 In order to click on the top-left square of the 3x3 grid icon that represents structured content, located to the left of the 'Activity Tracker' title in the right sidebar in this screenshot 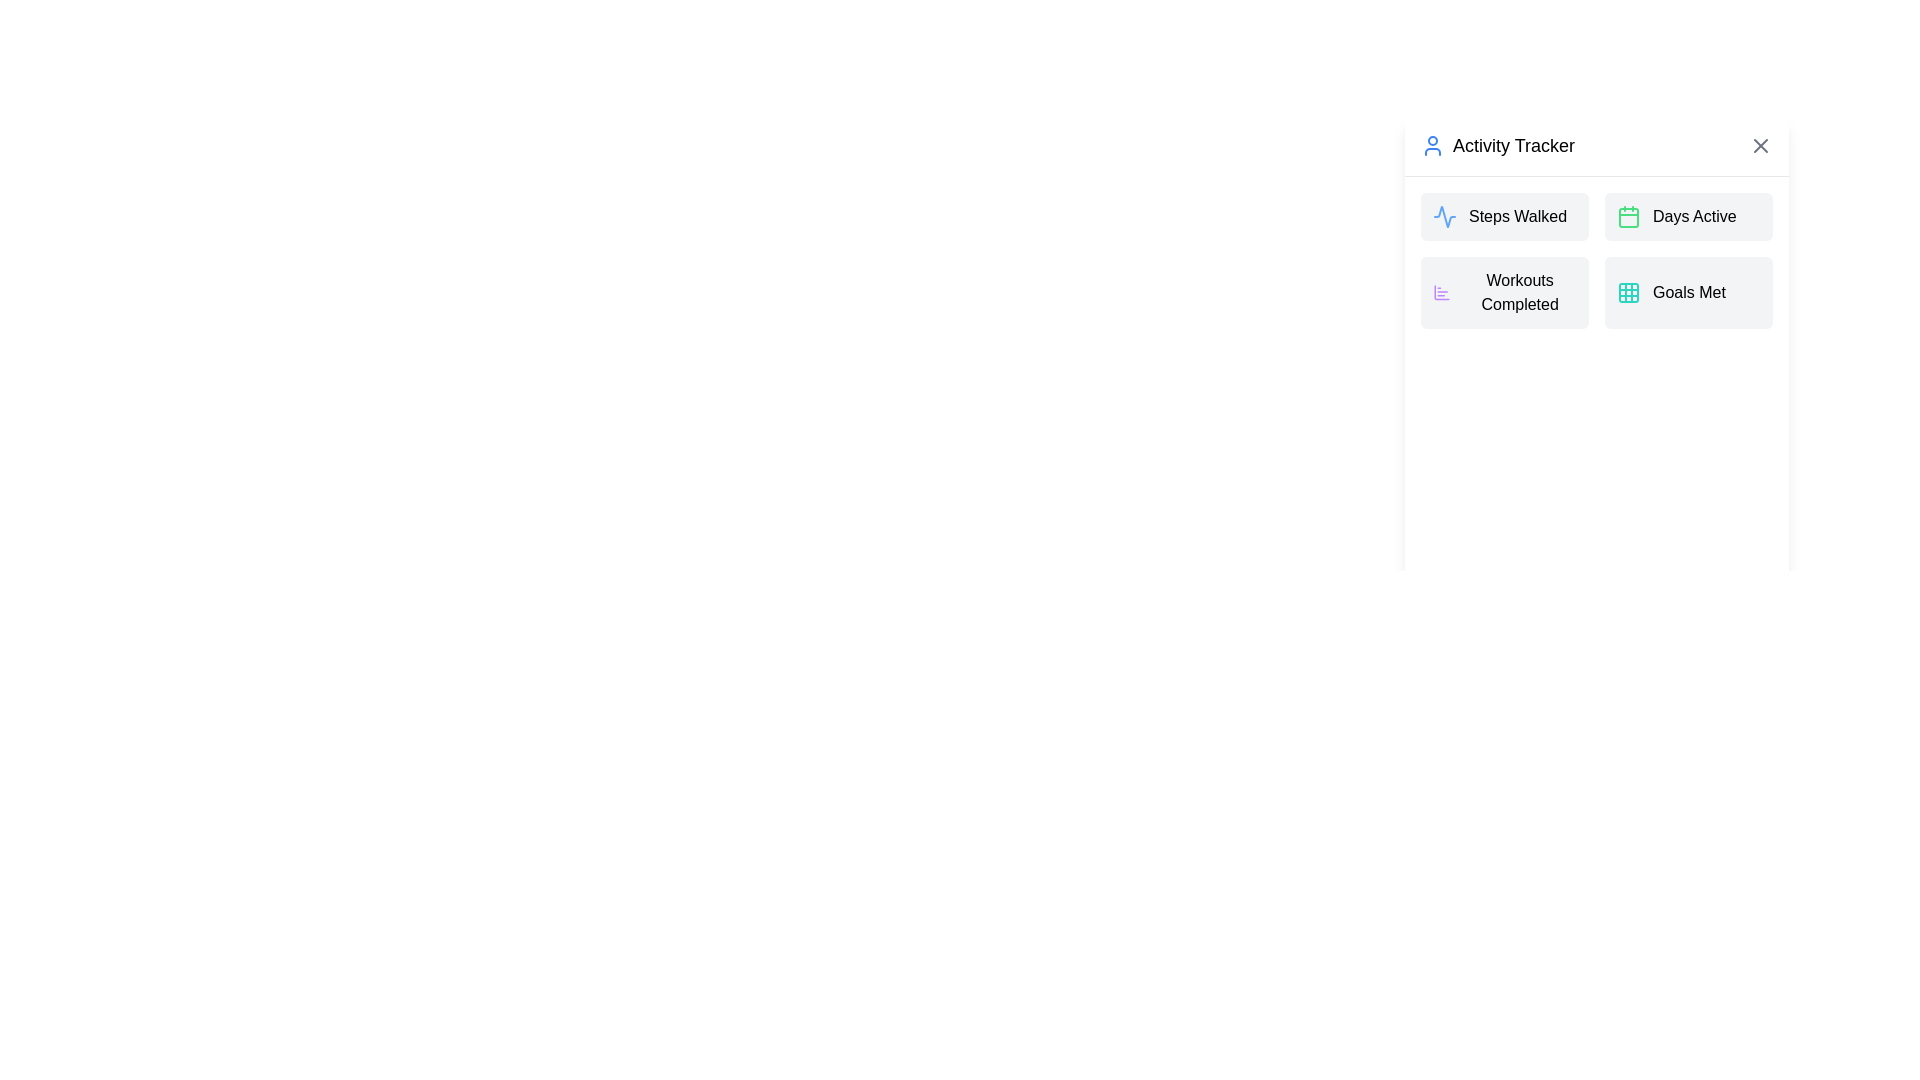, I will do `click(1628, 293)`.